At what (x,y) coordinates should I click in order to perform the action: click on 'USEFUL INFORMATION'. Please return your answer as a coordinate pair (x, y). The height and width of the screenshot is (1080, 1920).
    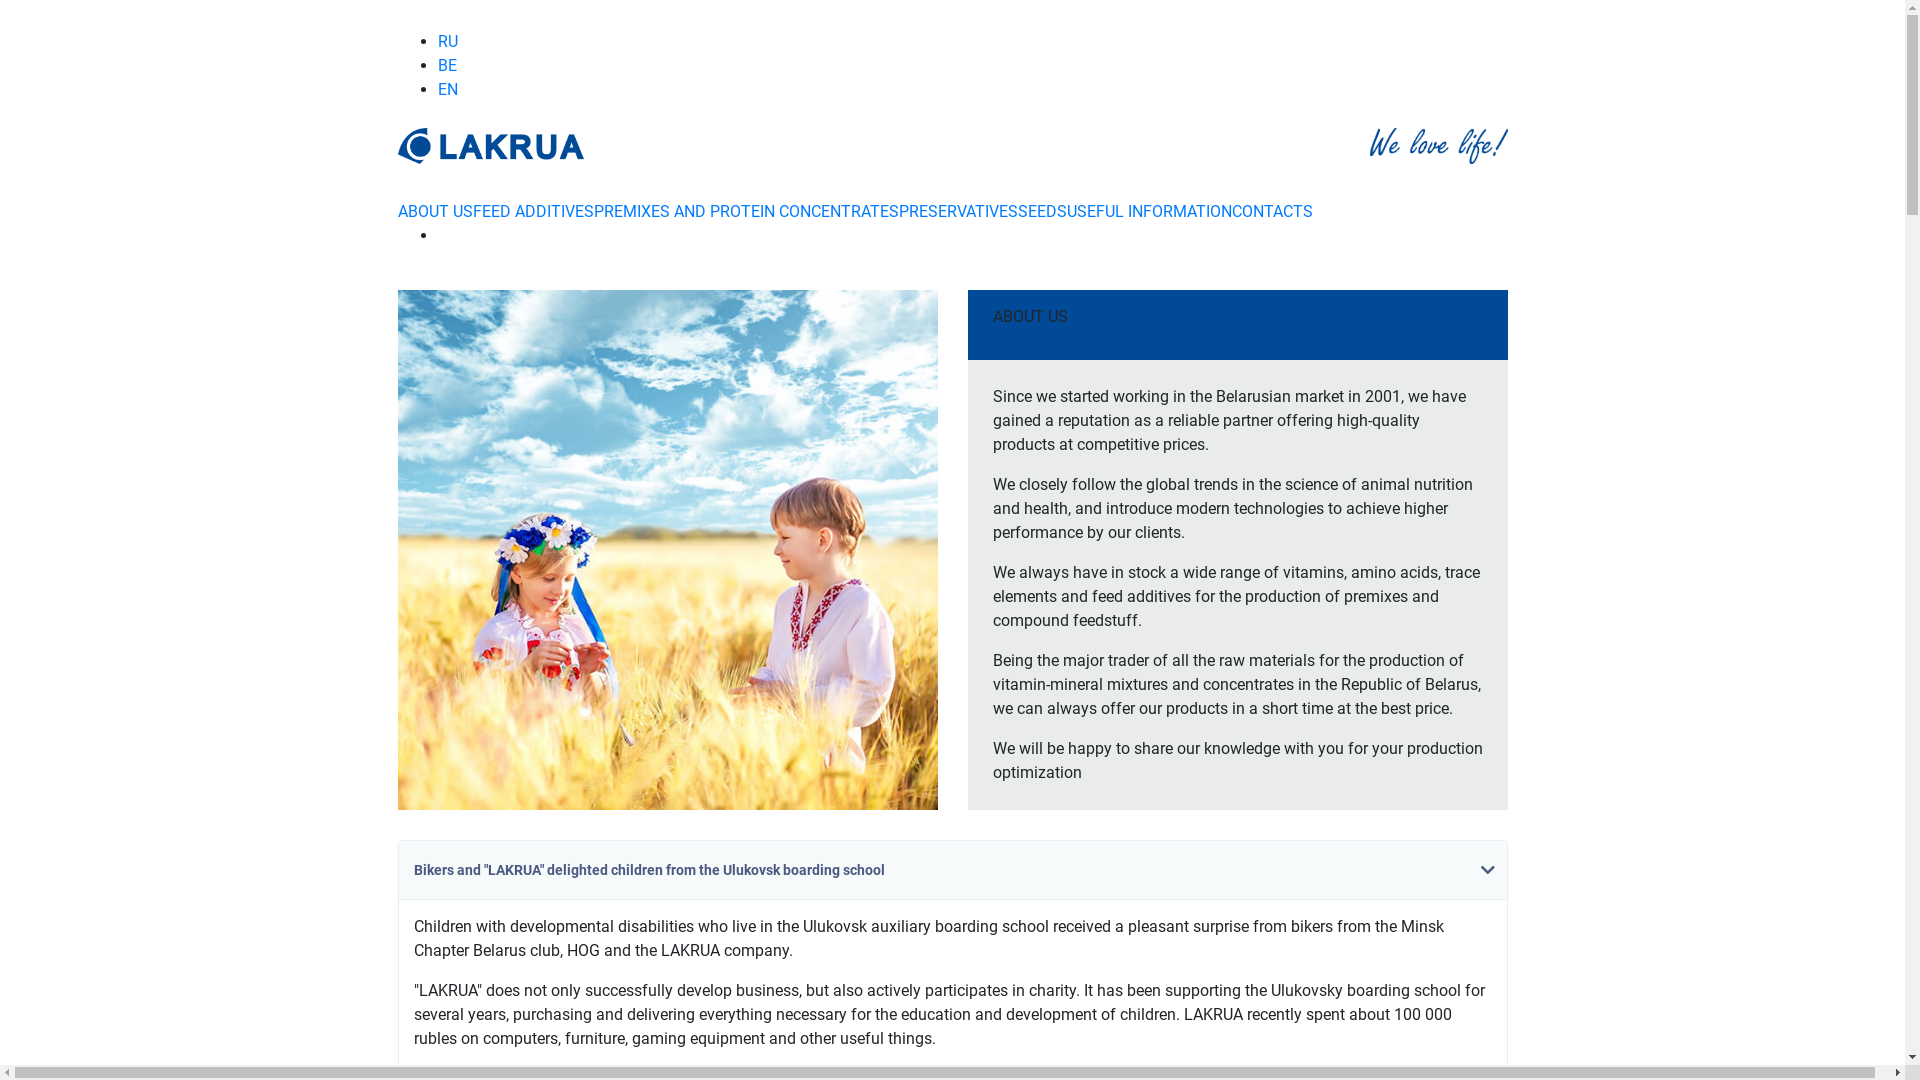
    Looking at the image, I should click on (1148, 211).